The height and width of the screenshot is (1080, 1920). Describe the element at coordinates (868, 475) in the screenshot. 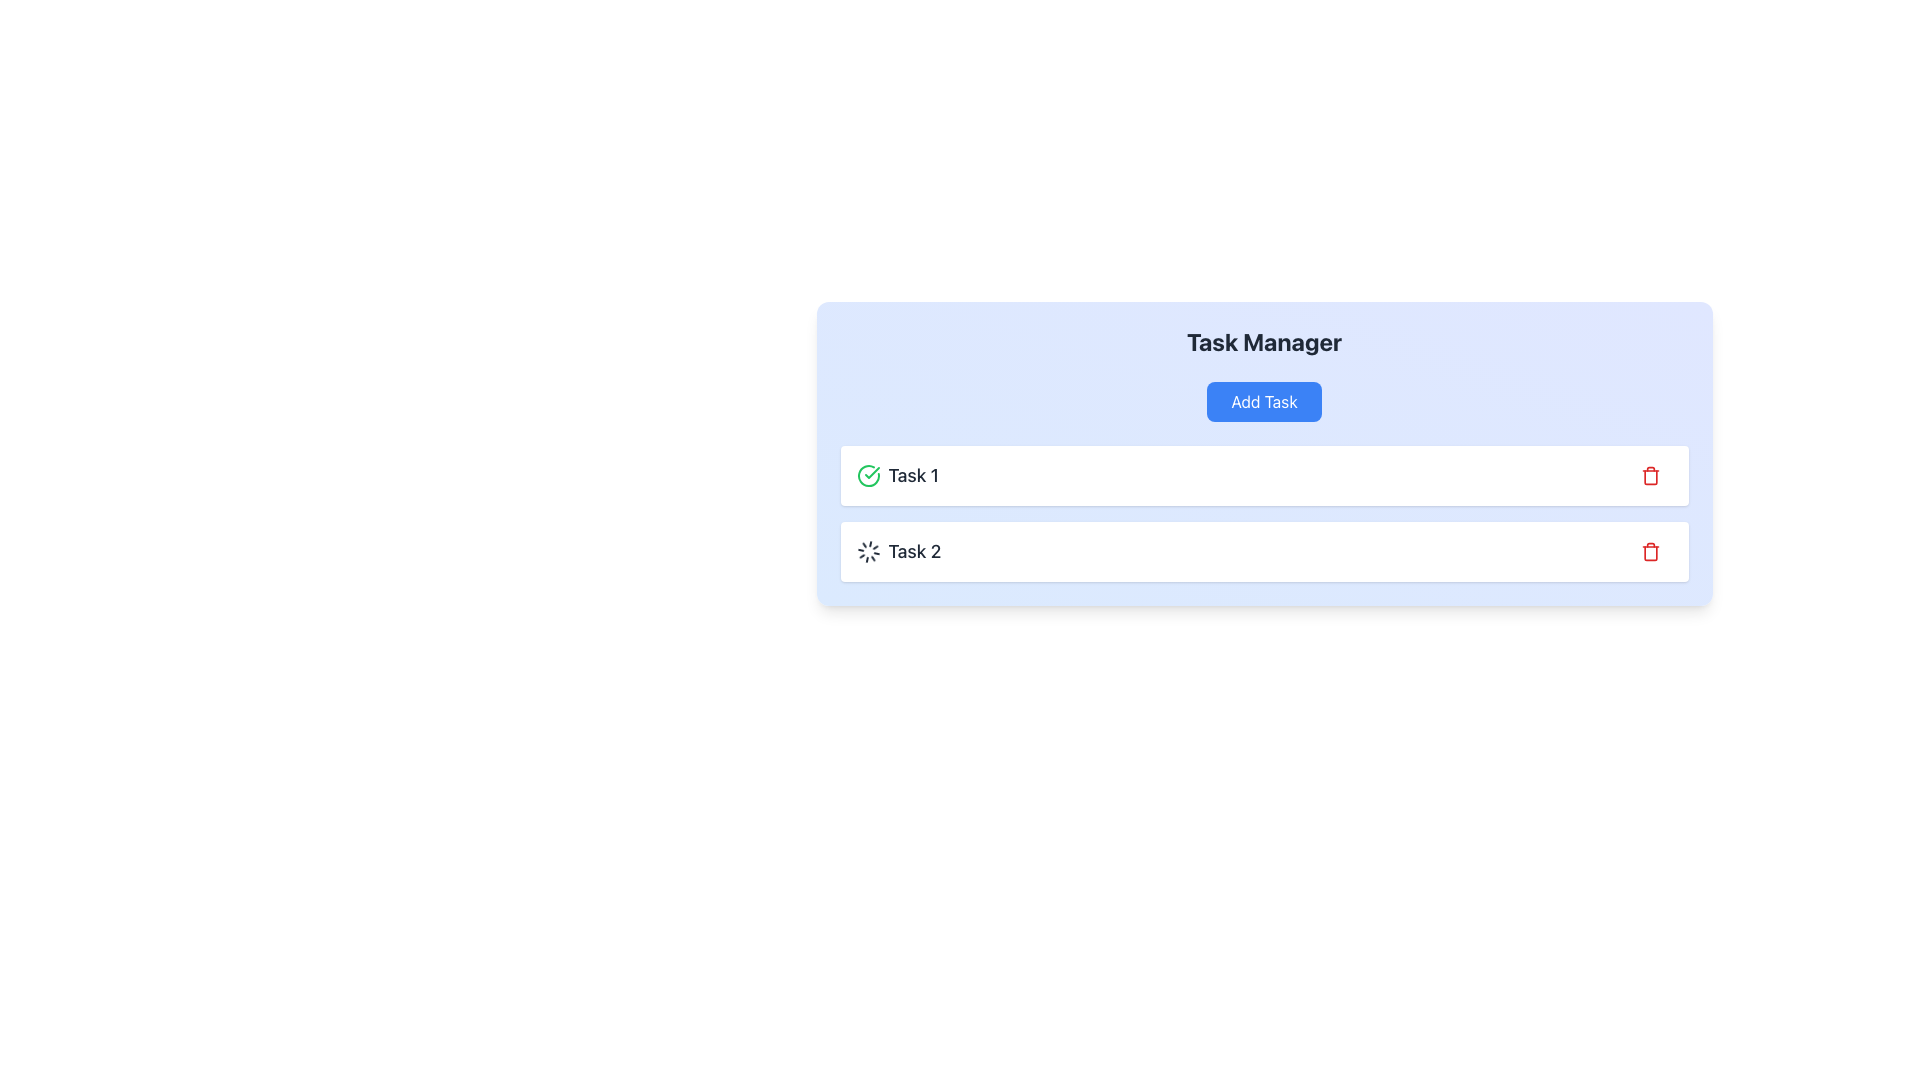

I see `the completed task icon for 'Task 1' located at the far-left side of the entry before the text` at that location.